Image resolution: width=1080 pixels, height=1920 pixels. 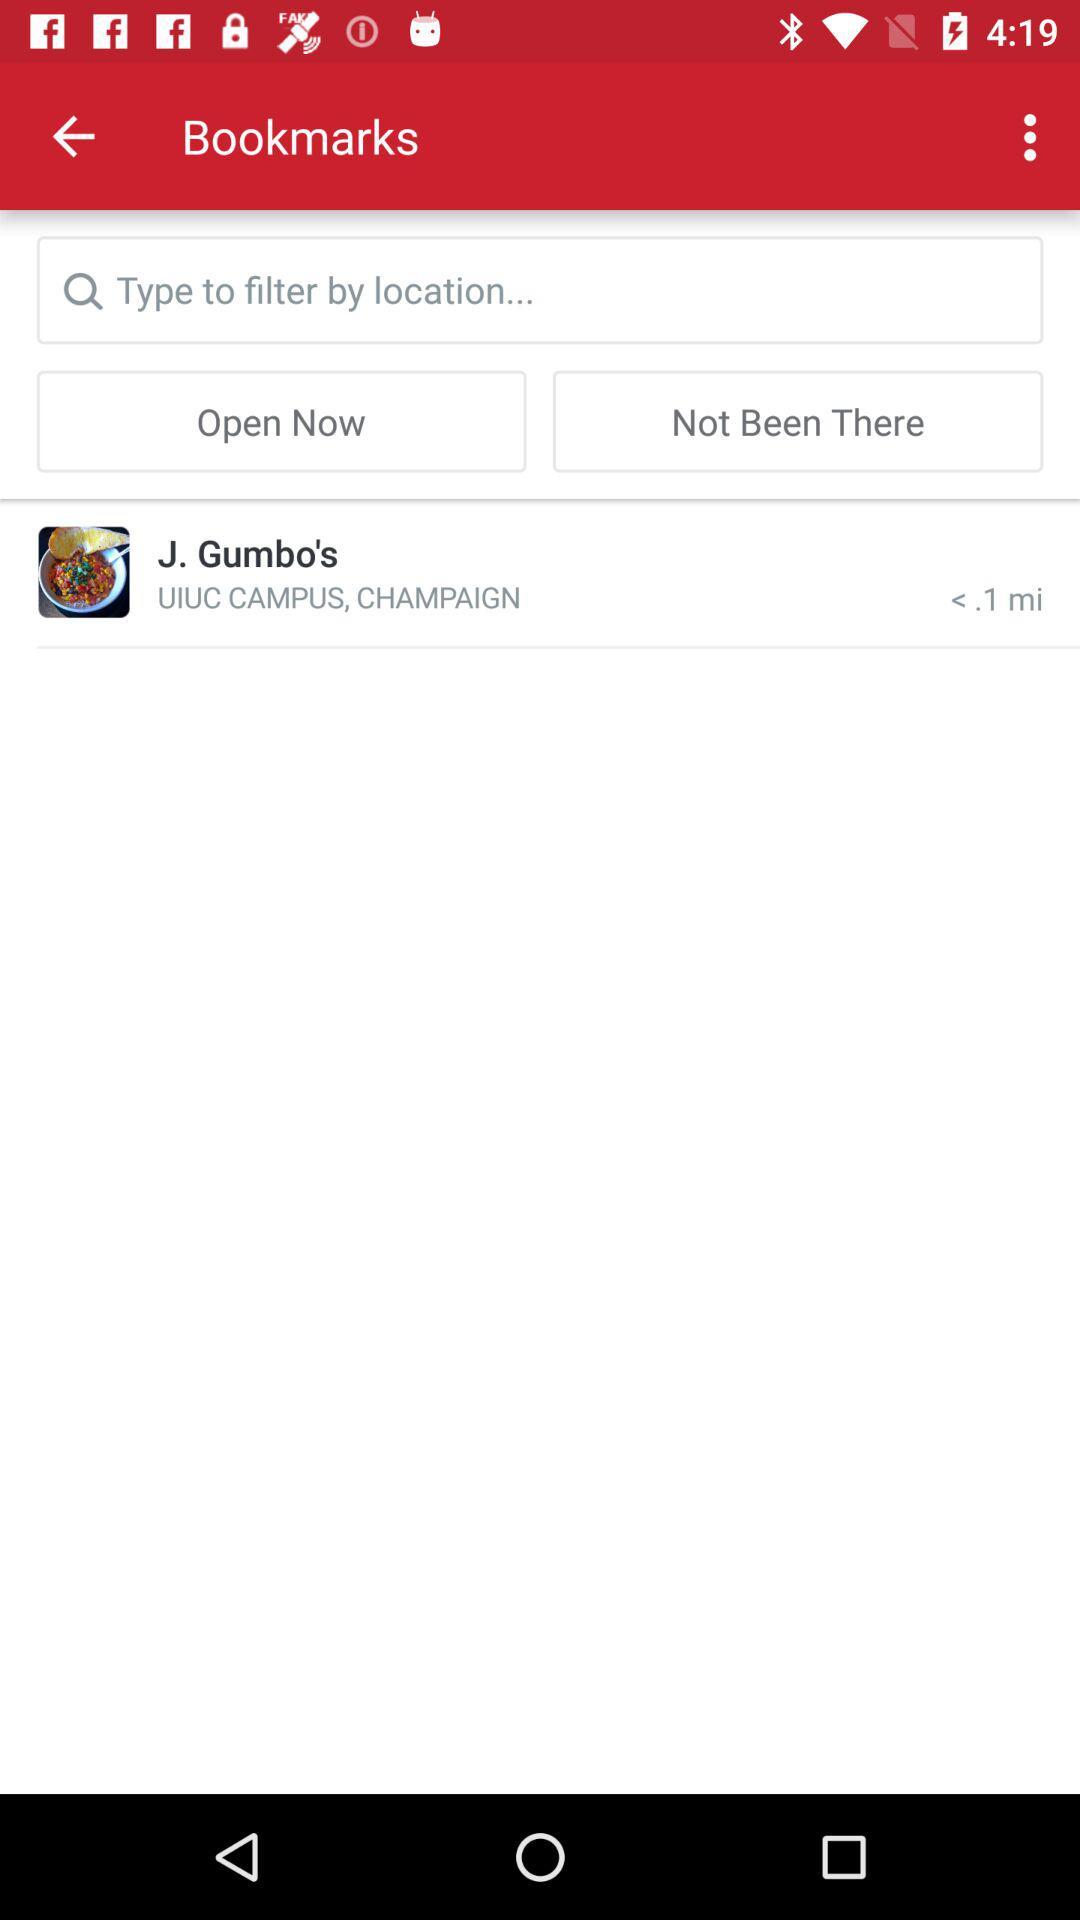 What do you see at coordinates (797, 420) in the screenshot?
I see `the item above < .1 mi item` at bounding box center [797, 420].